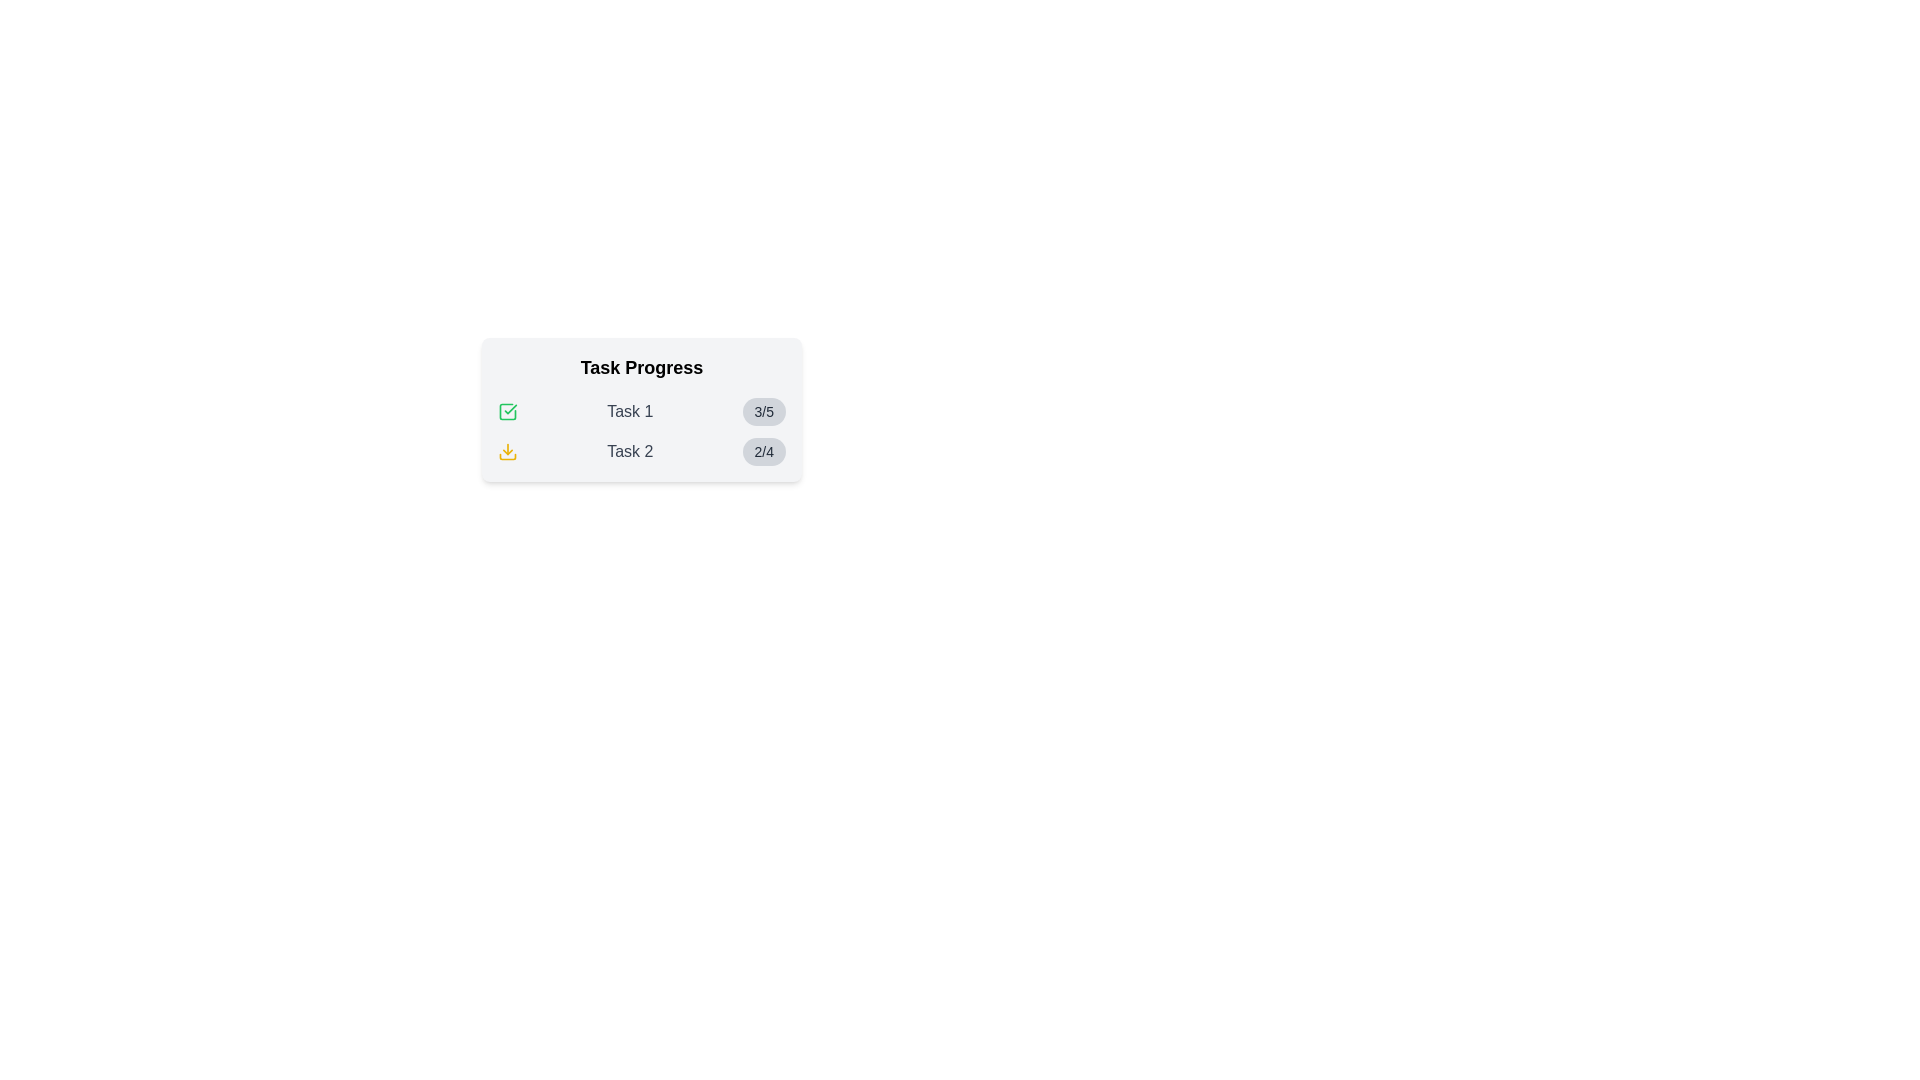 Image resolution: width=1920 pixels, height=1080 pixels. Describe the element at coordinates (763, 451) in the screenshot. I see `the small rectangular badge with a grey background containing the text '2/4', positioned at the right end of the row associated with 'Task 2'` at that location.